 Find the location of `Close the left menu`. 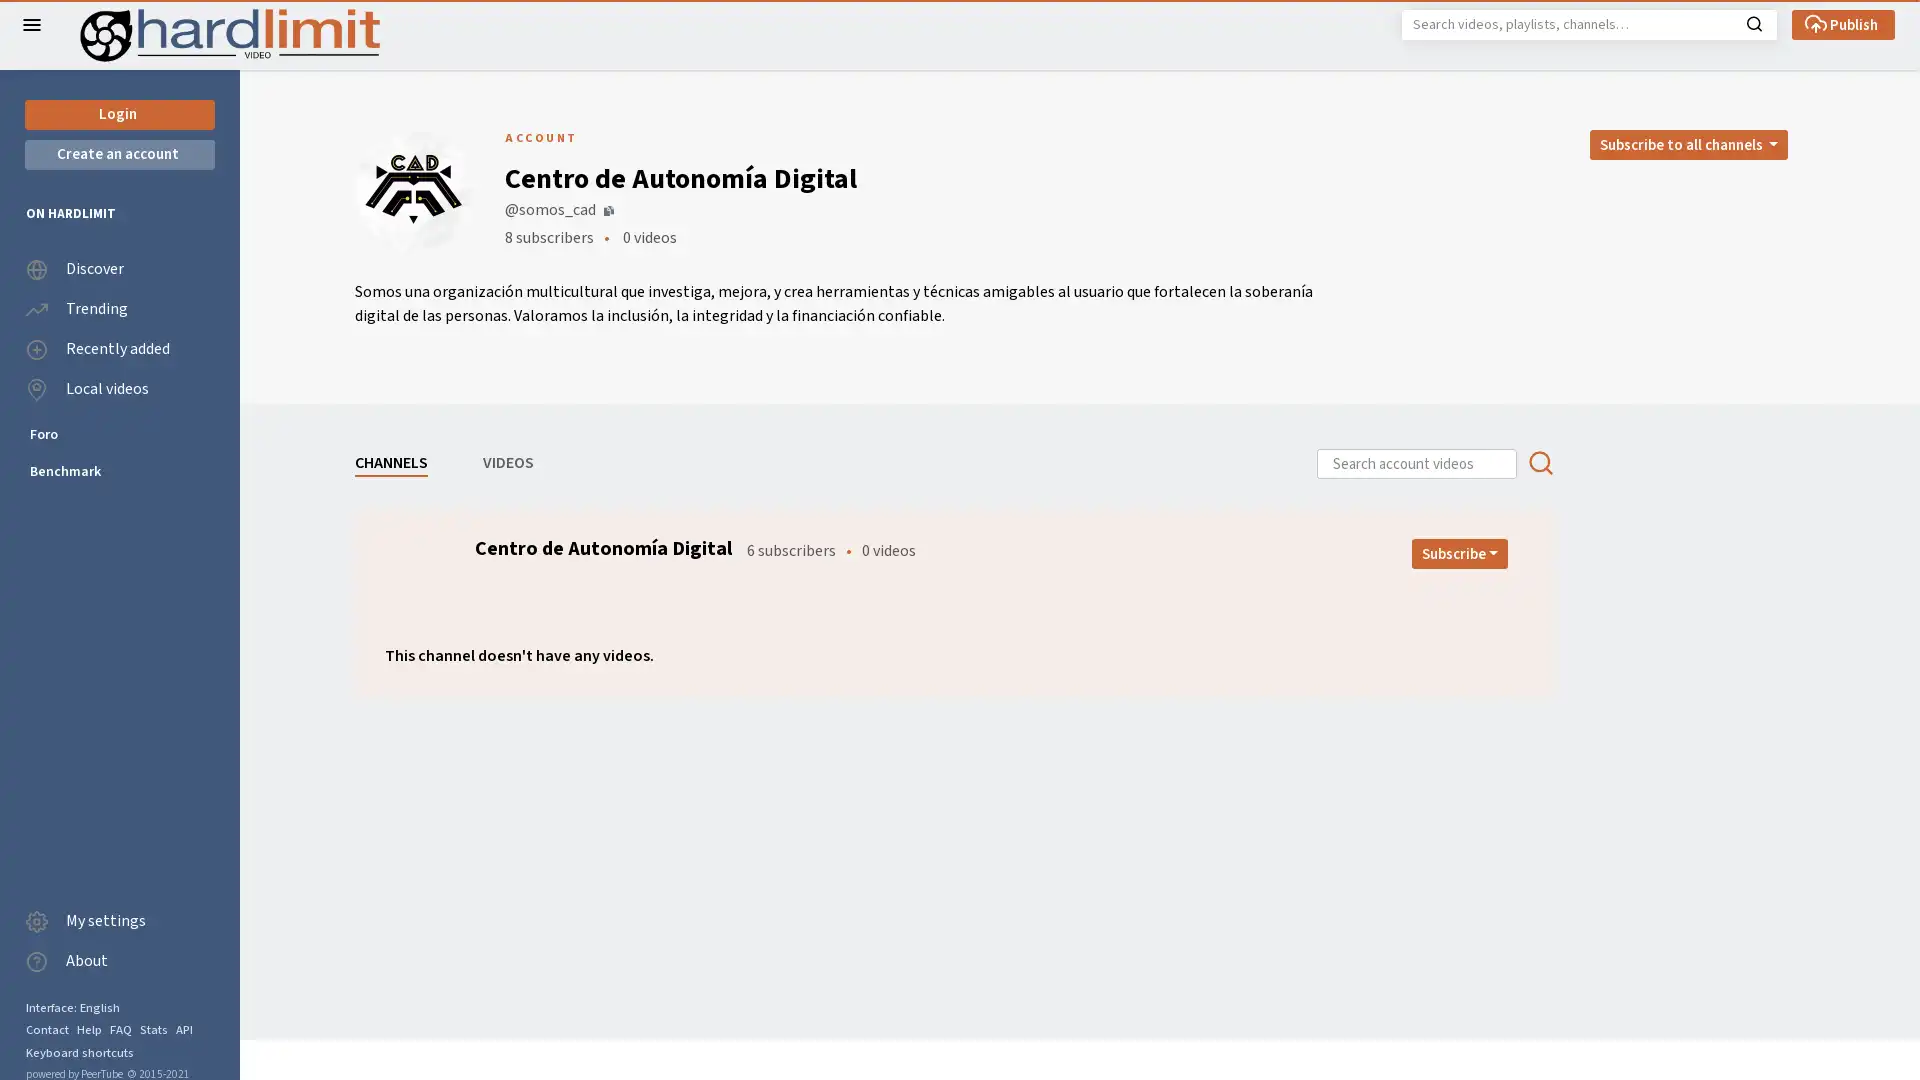

Close the left menu is located at coordinates (32, 24).